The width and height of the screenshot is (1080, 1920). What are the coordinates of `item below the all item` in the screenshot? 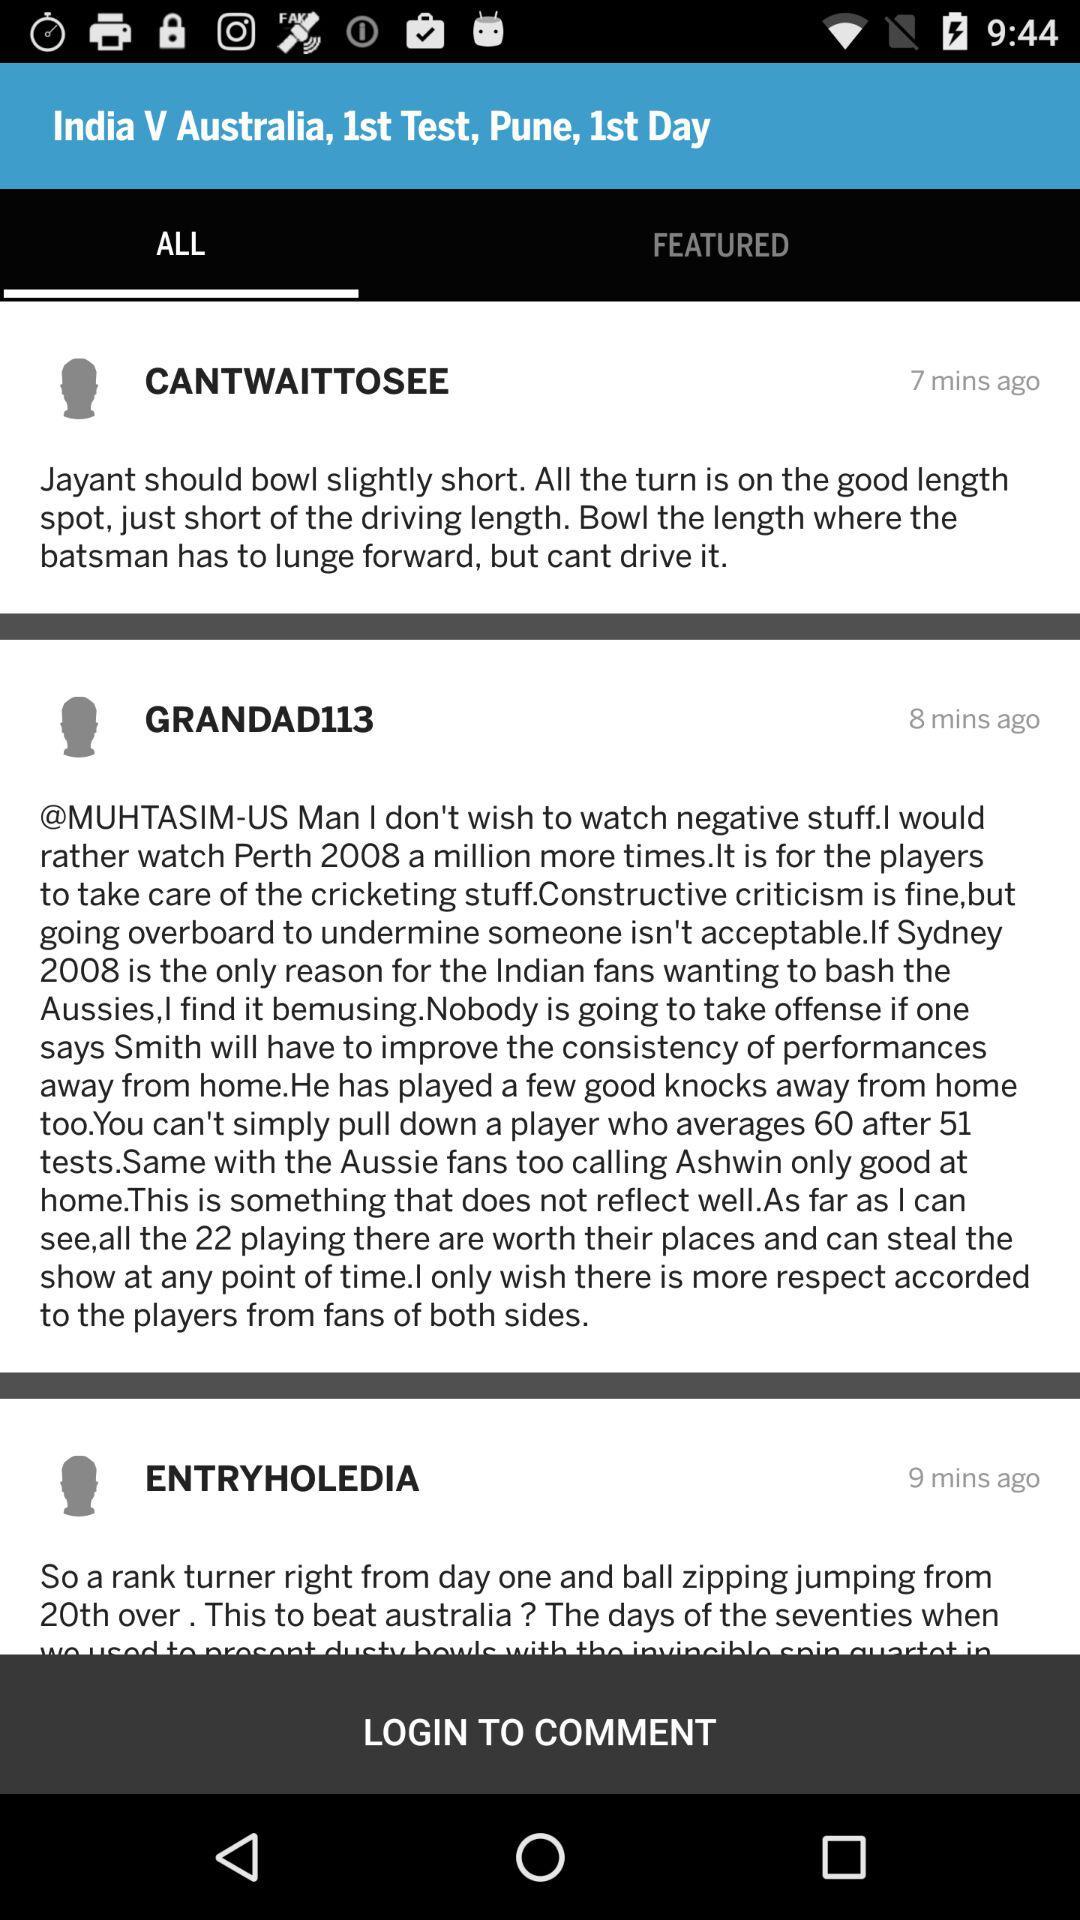 It's located at (513, 380).